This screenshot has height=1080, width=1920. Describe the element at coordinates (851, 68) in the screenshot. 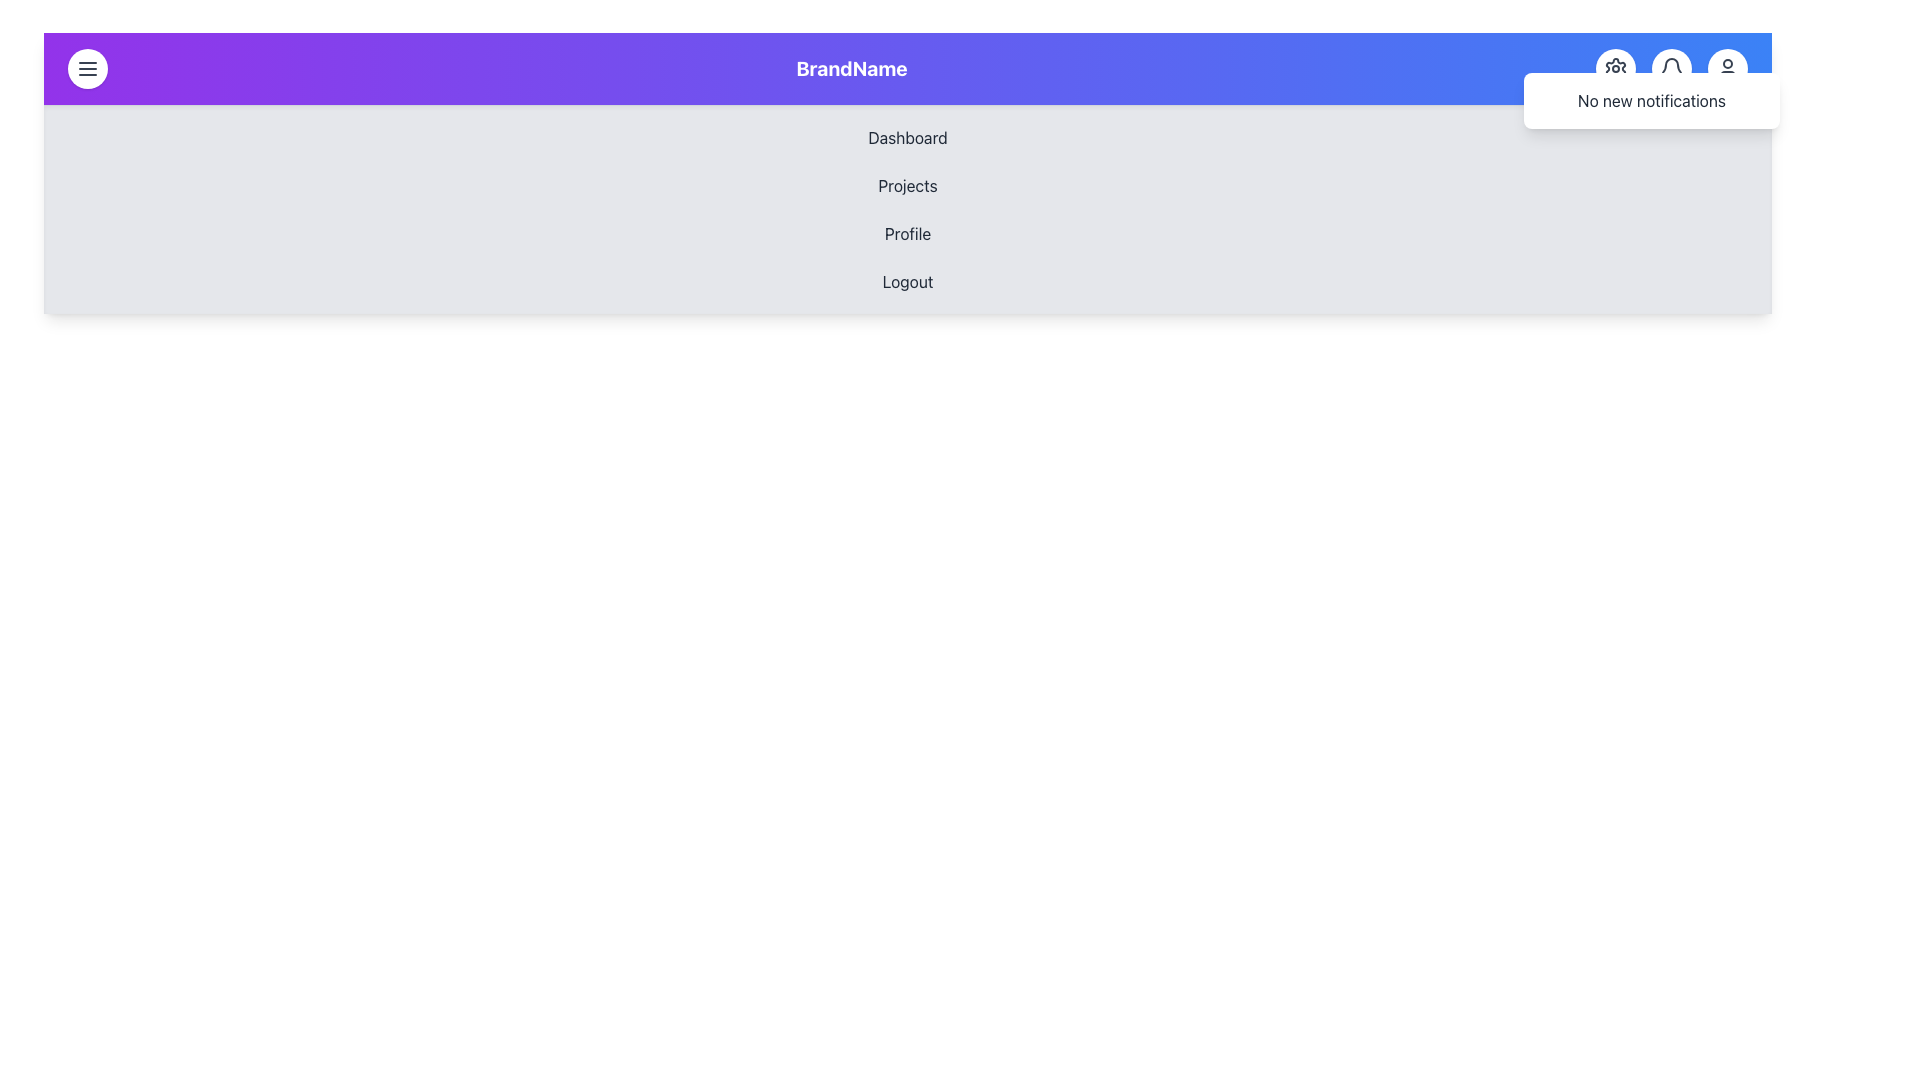

I see `the brand identifier text label located centrally in the navigation bar` at that location.